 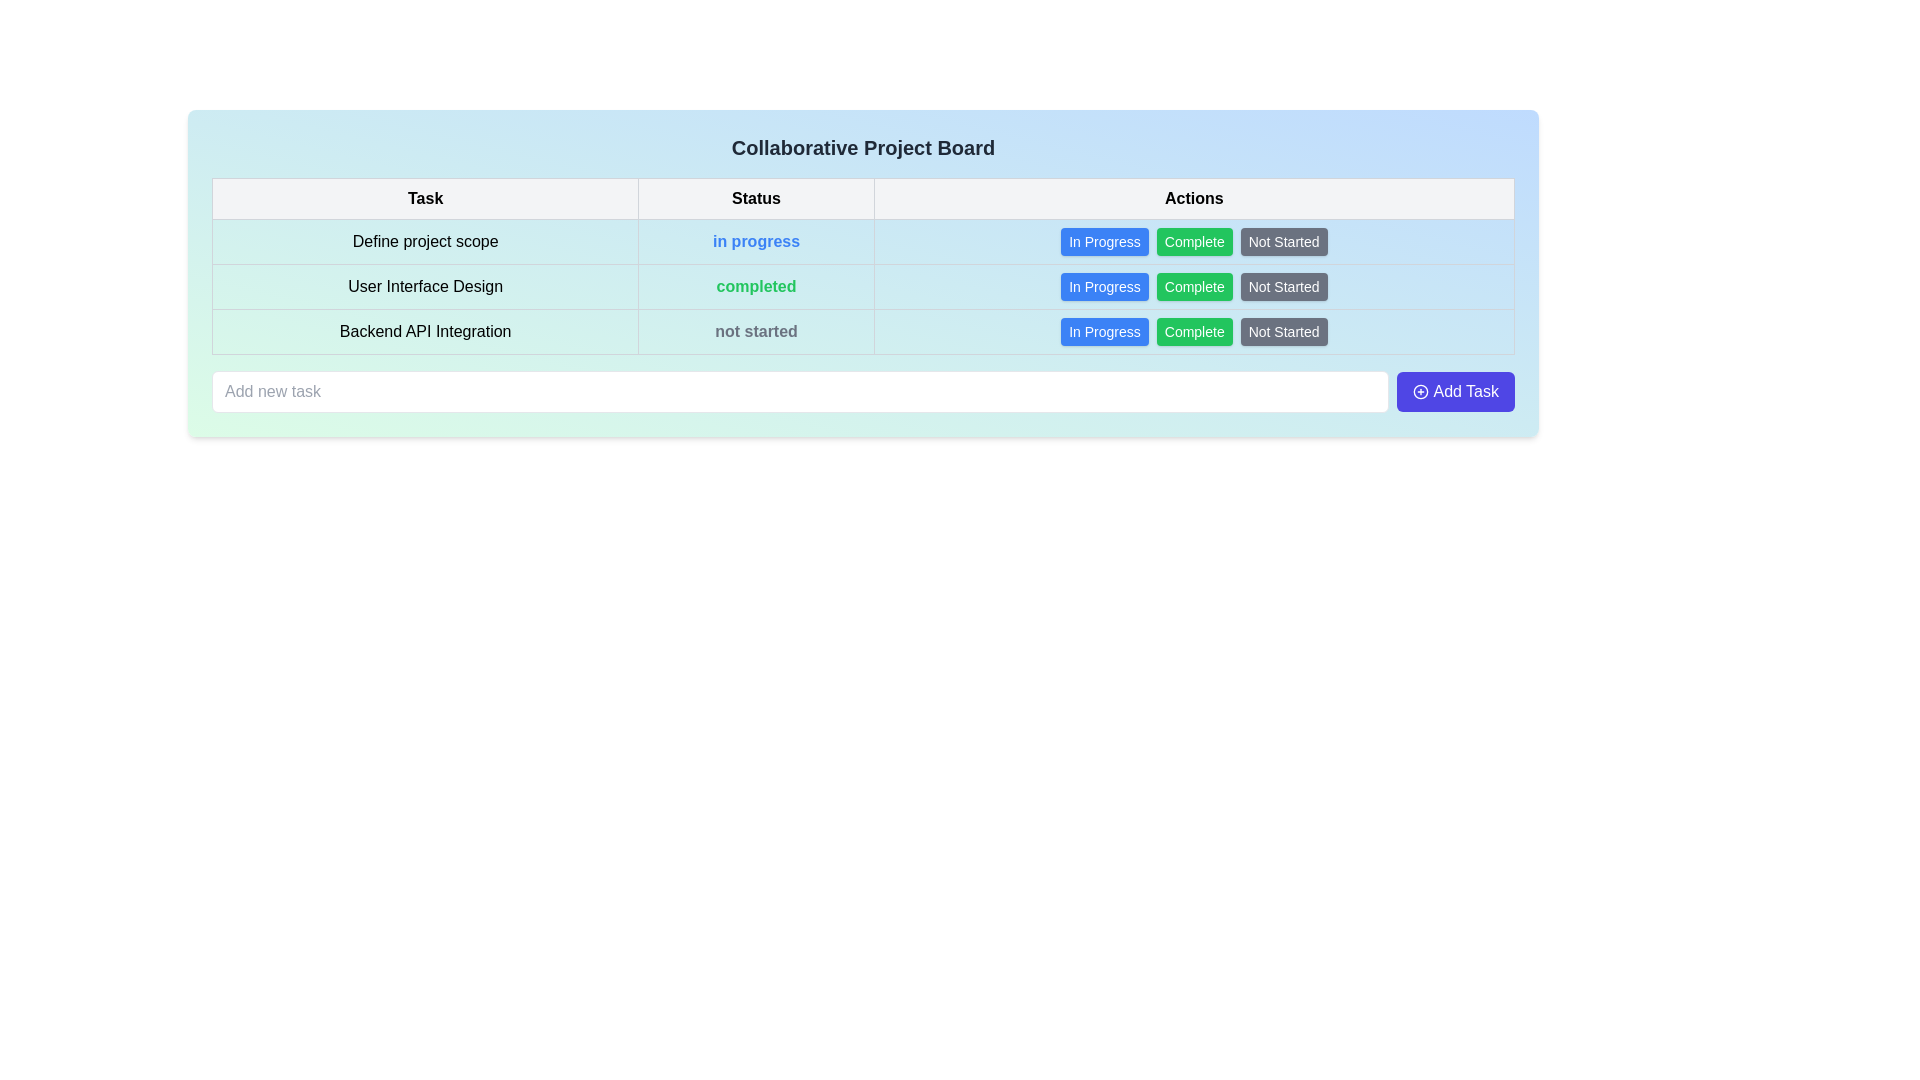 I want to click on the circular plus symbol SVG icon located inside the 'Add Task' button at the bottom-right corner of the interface, so click(x=1420, y=392).